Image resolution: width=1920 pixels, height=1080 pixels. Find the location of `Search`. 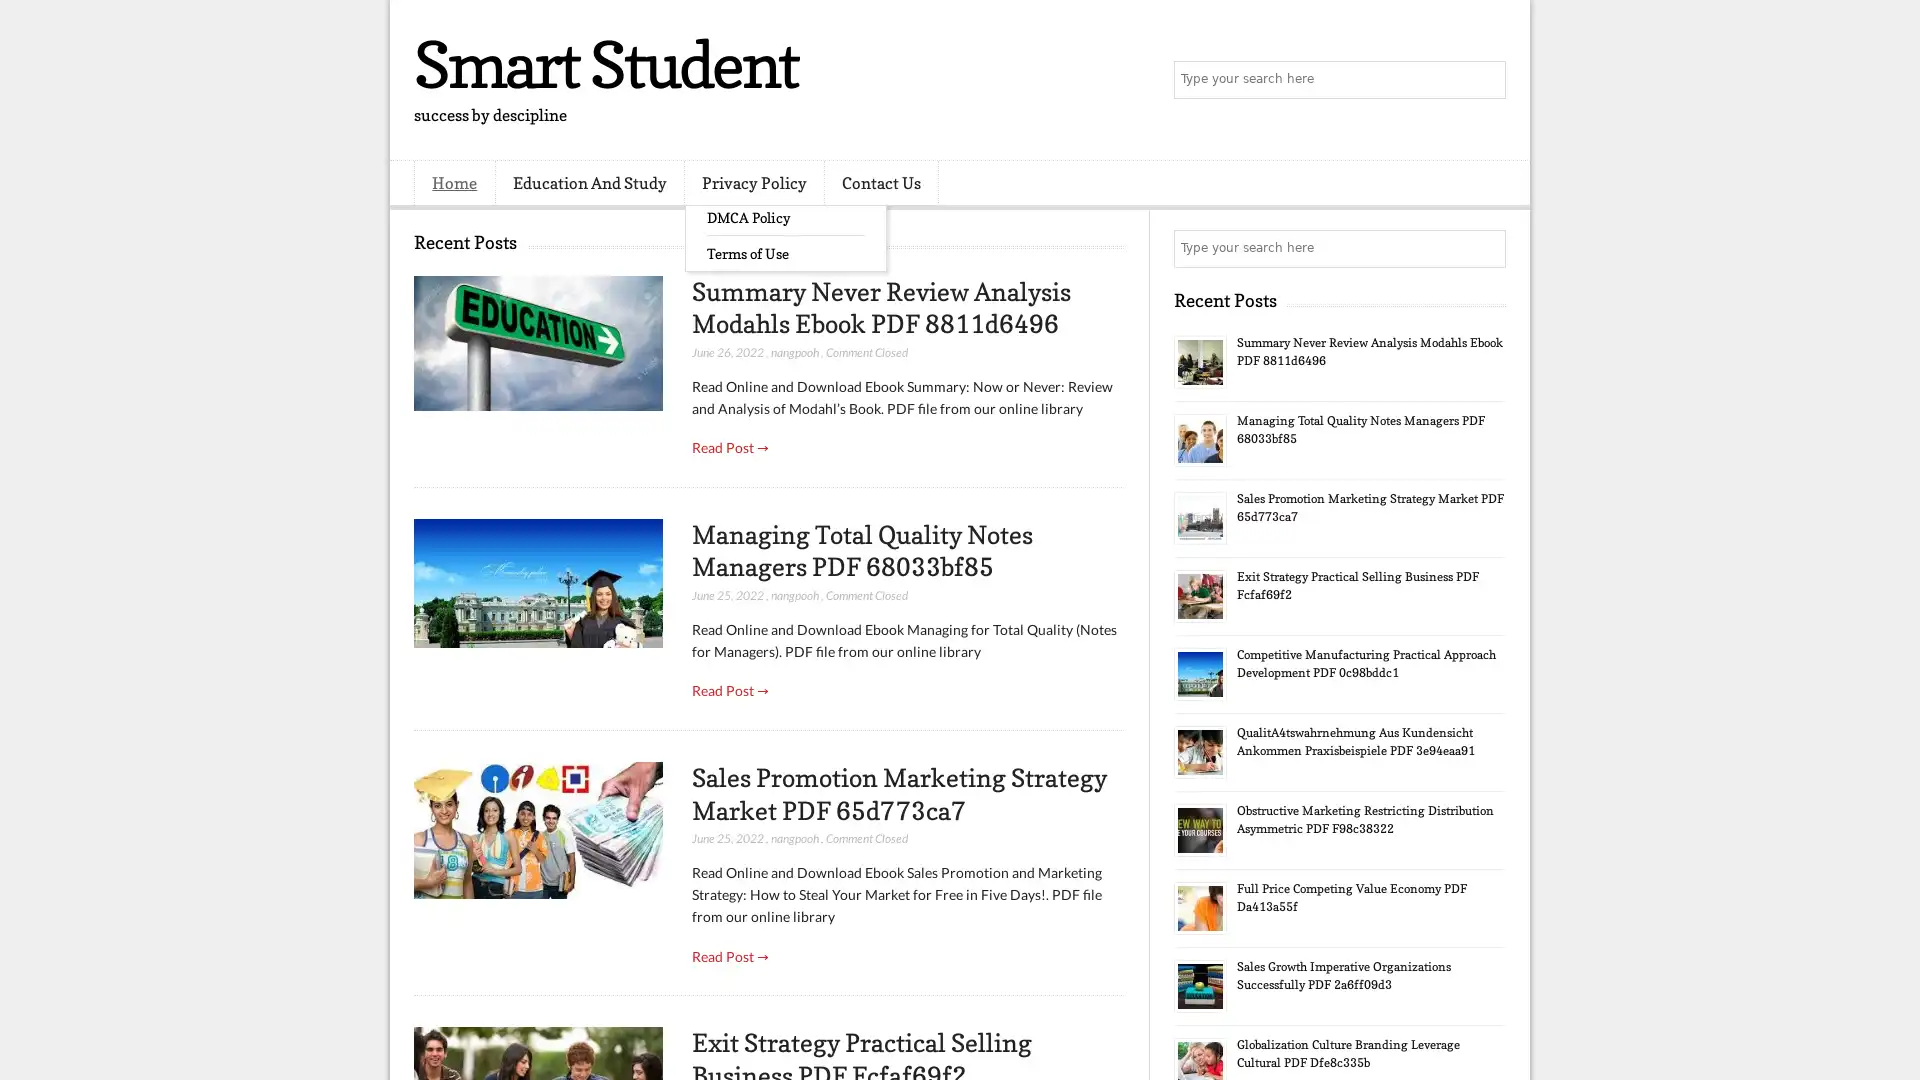

Search is located at coordinates (1485, 248).